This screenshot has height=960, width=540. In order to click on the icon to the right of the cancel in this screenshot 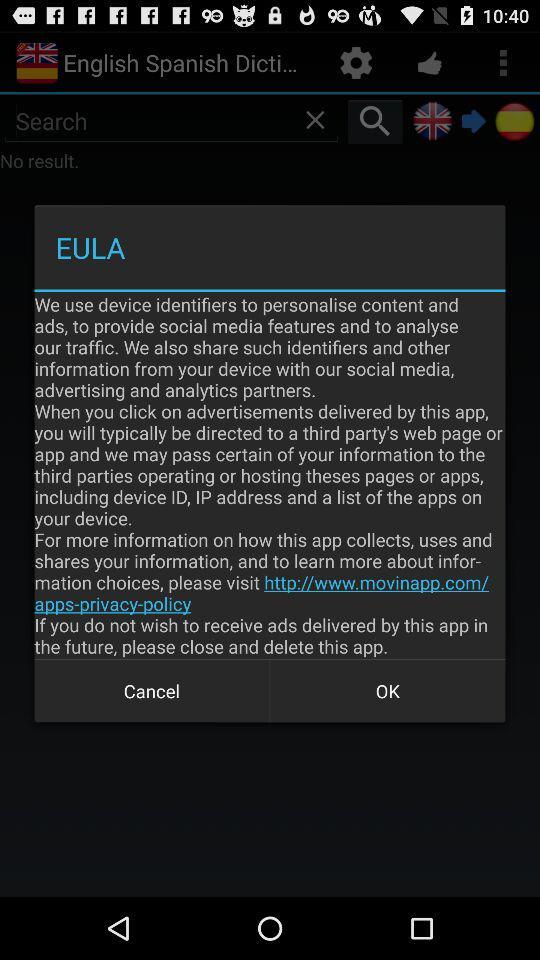, I will do `click(387, 691)`.